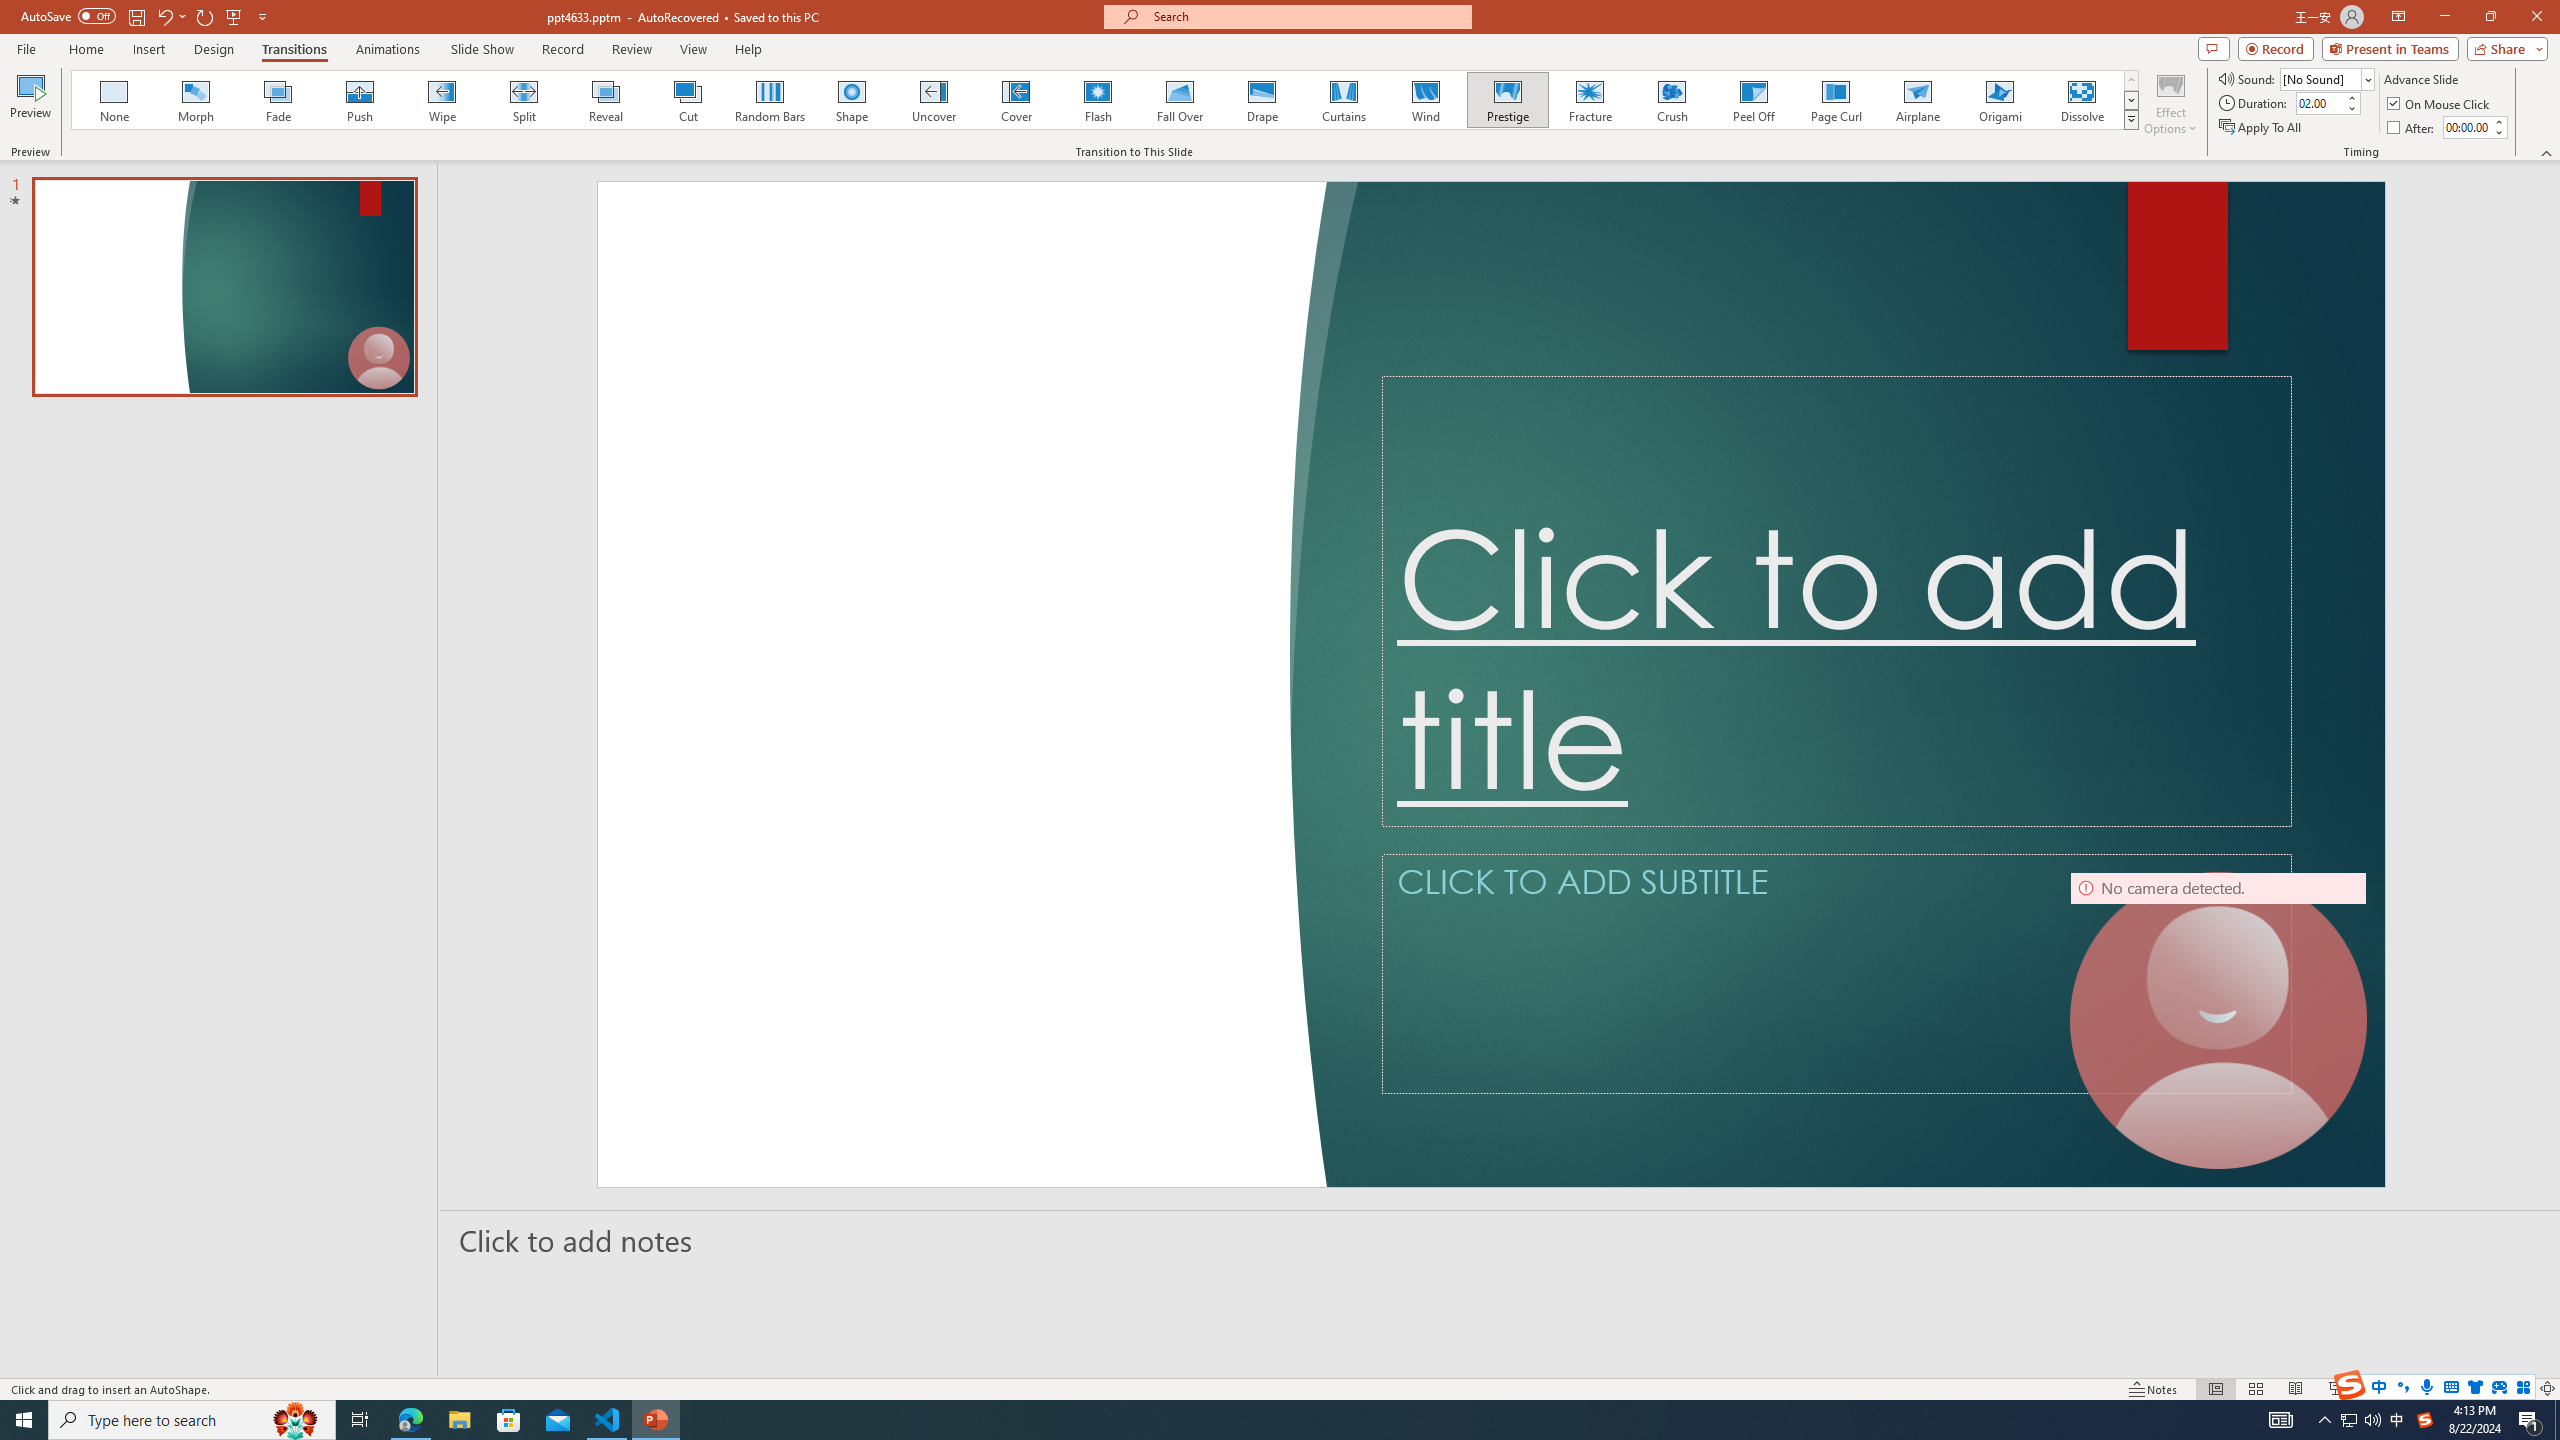 Image resolution: width=2560 pixels, height=1440 pixels. What do you see at coordinates (606, 99) in the screenshot?
I see `'Reveal'` at bounding box center [606, 99].